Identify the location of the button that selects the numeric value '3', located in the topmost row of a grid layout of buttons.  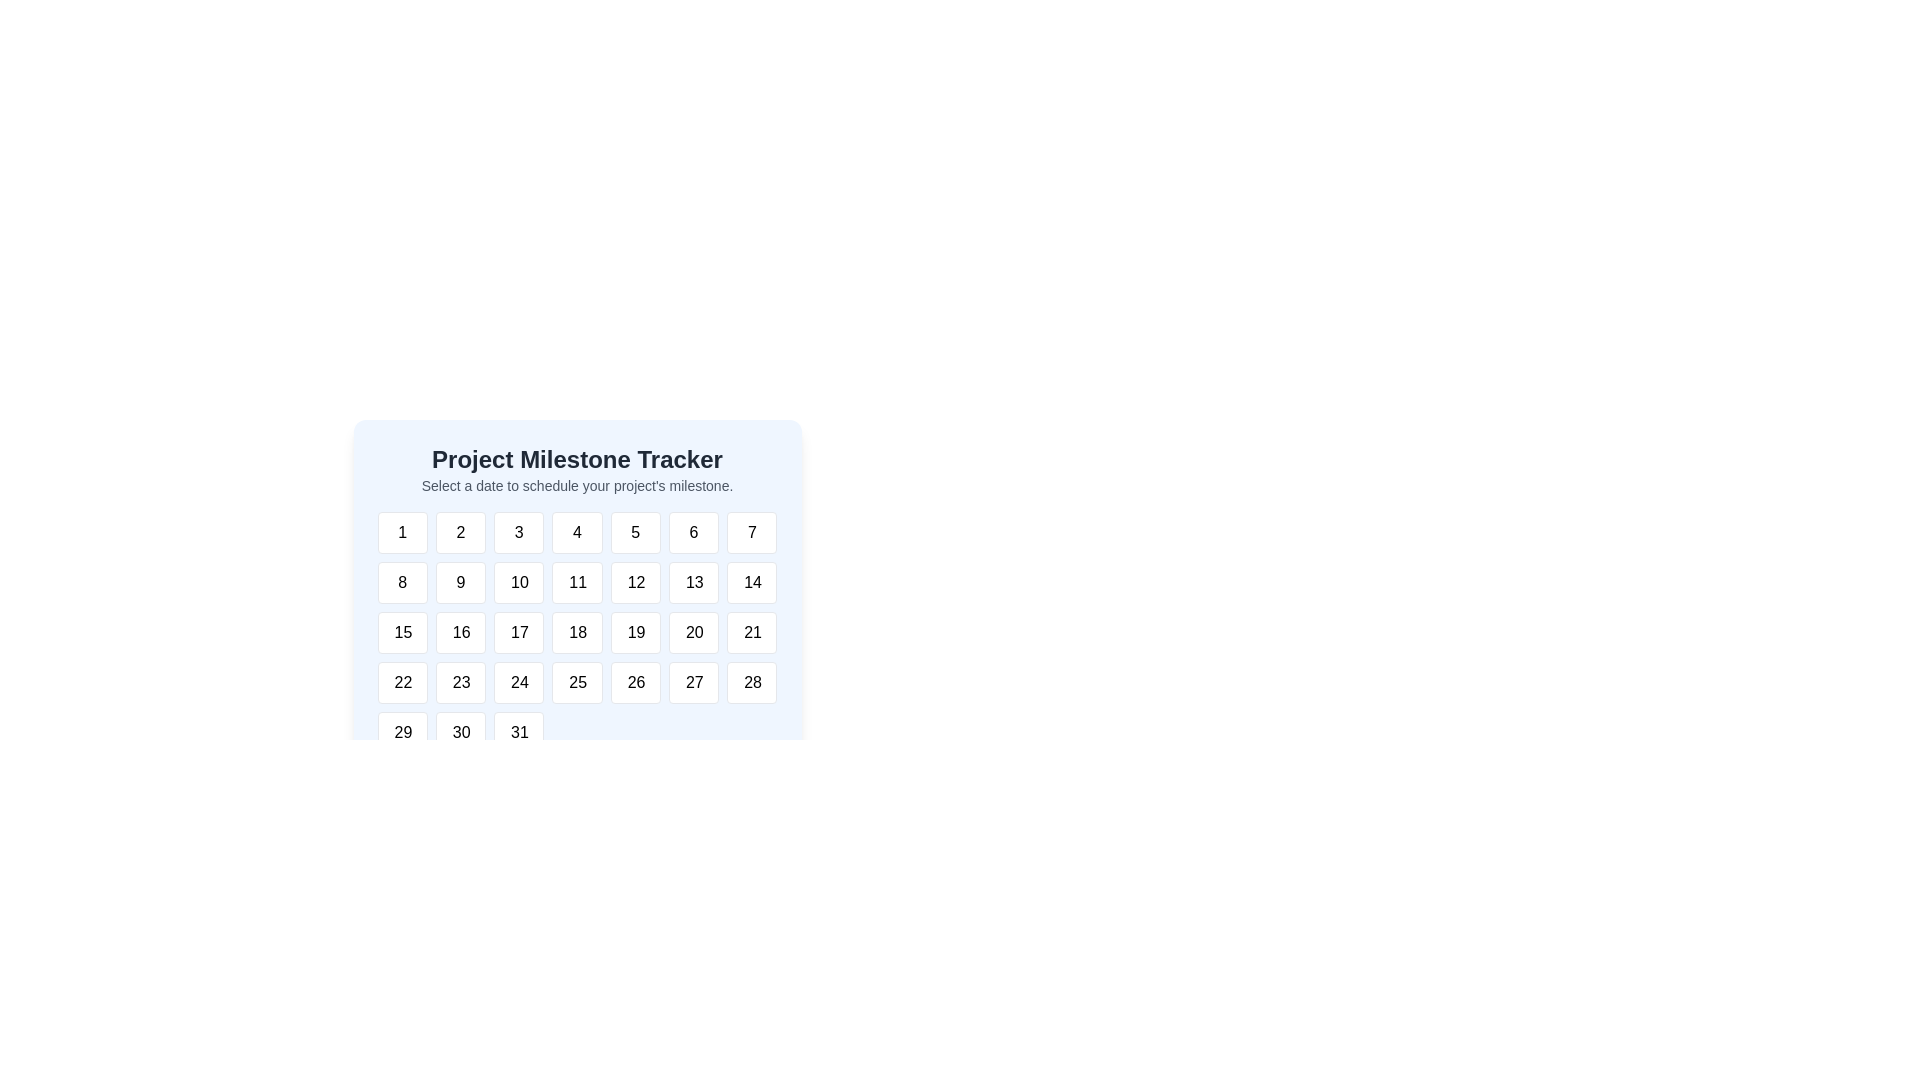
(519, 531).